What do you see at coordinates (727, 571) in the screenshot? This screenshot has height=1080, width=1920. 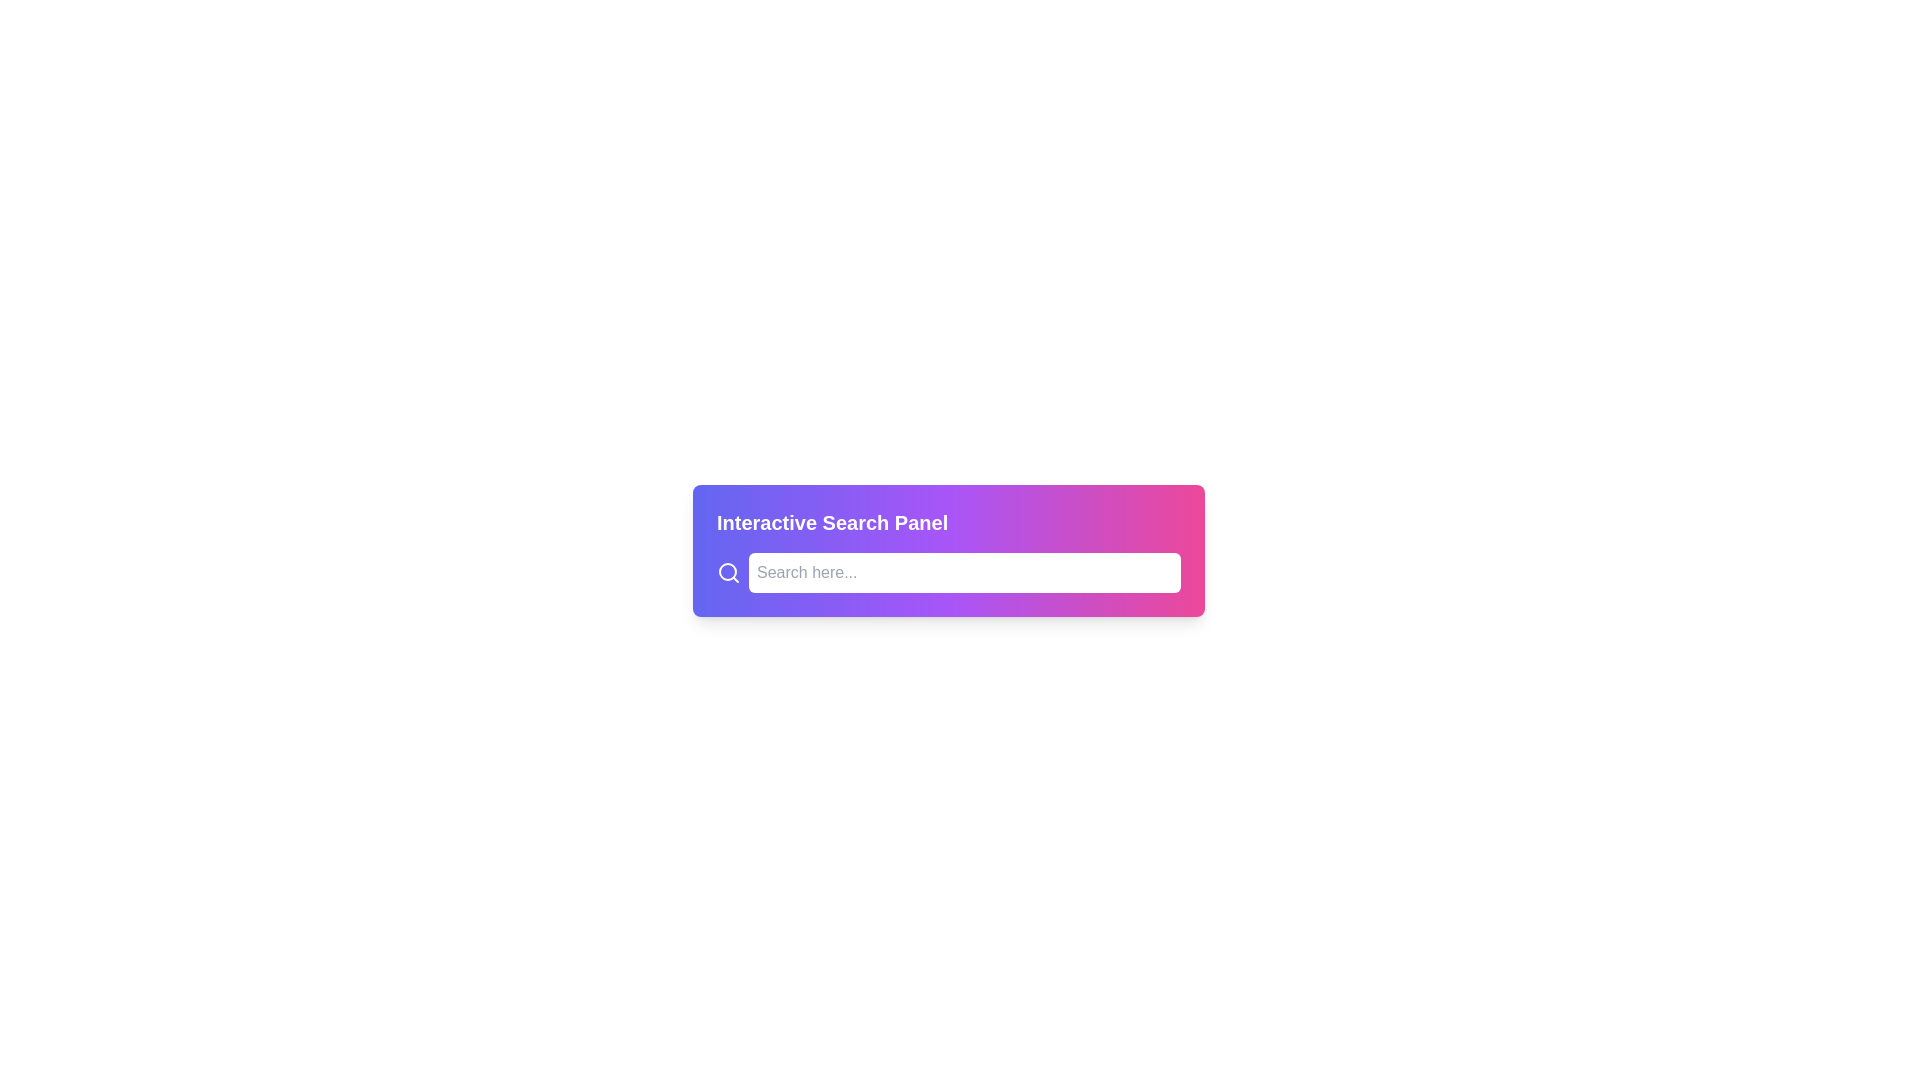 I see `the circular graphical component of the magnifying glass icon` at bounding box center [727, 571].